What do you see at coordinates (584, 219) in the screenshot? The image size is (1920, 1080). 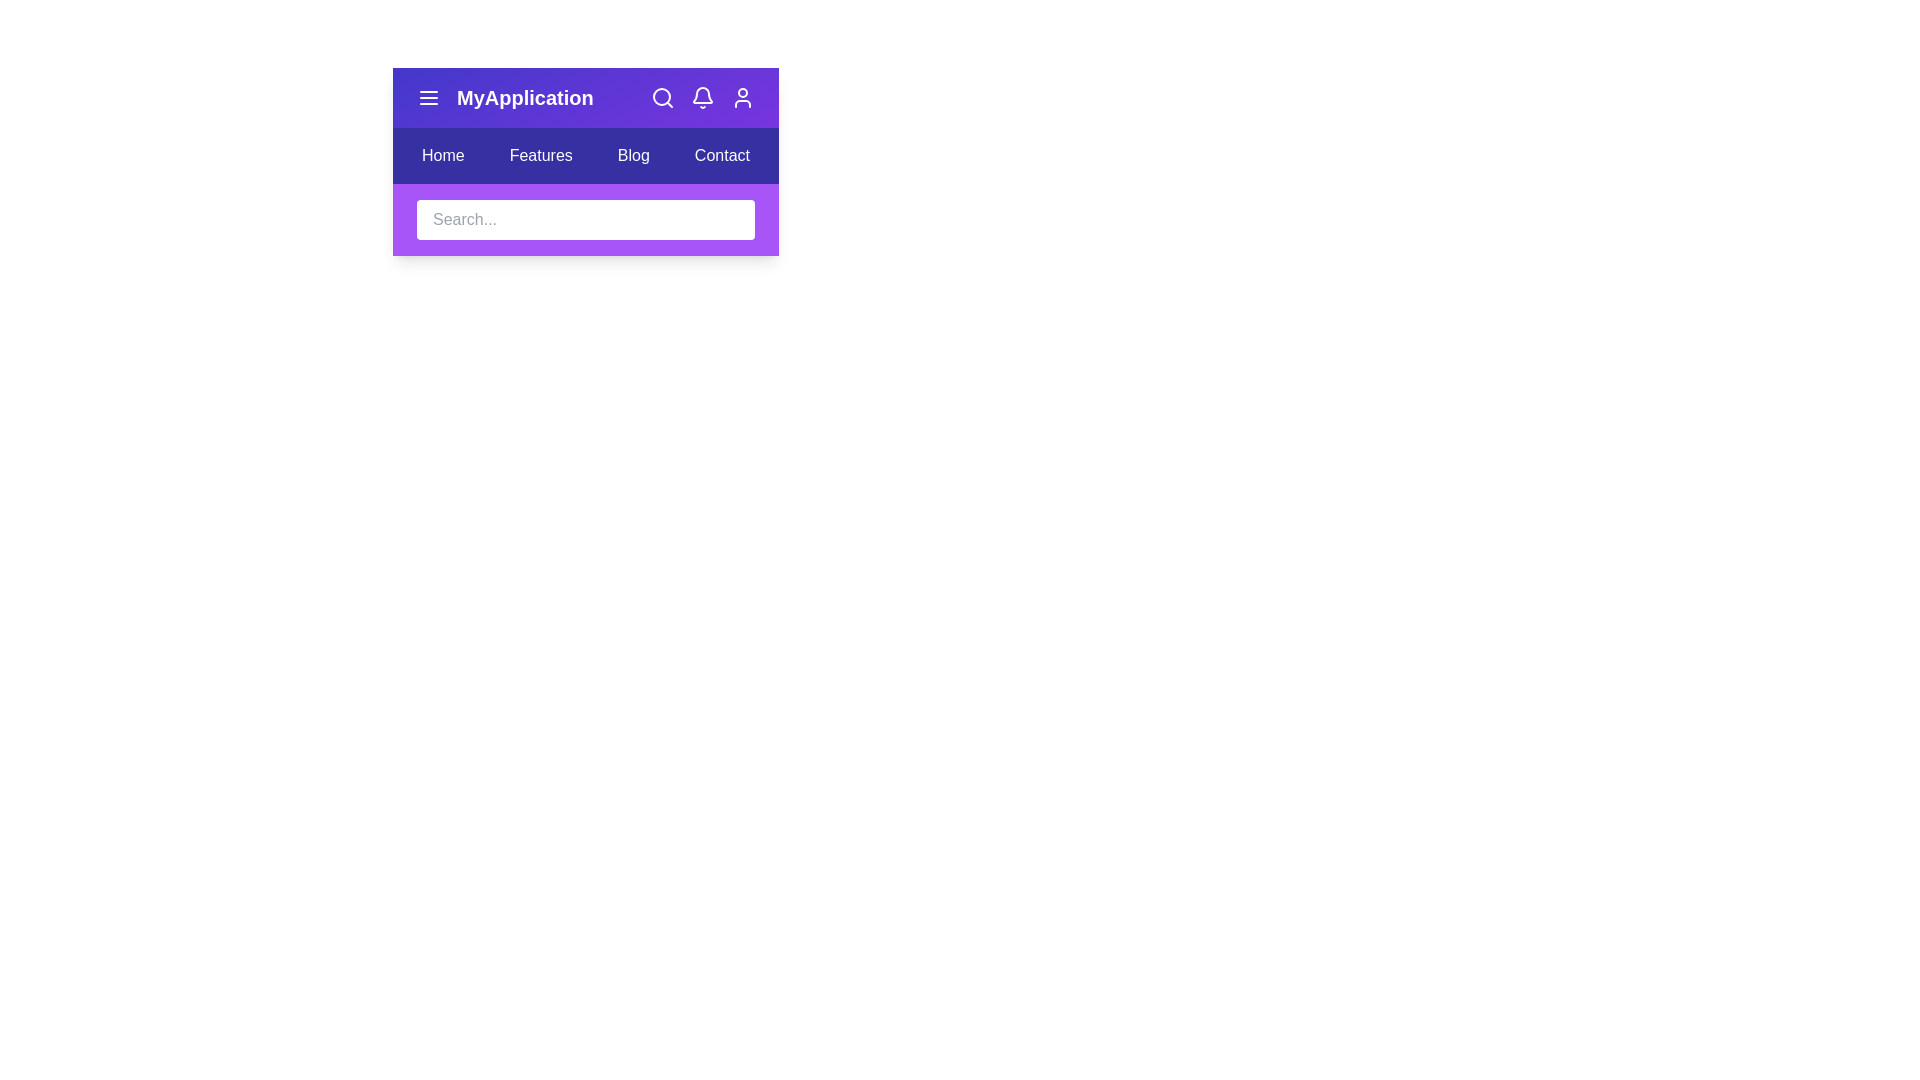 I see `the search input field to focus on it` at bounding box center [584, 219].